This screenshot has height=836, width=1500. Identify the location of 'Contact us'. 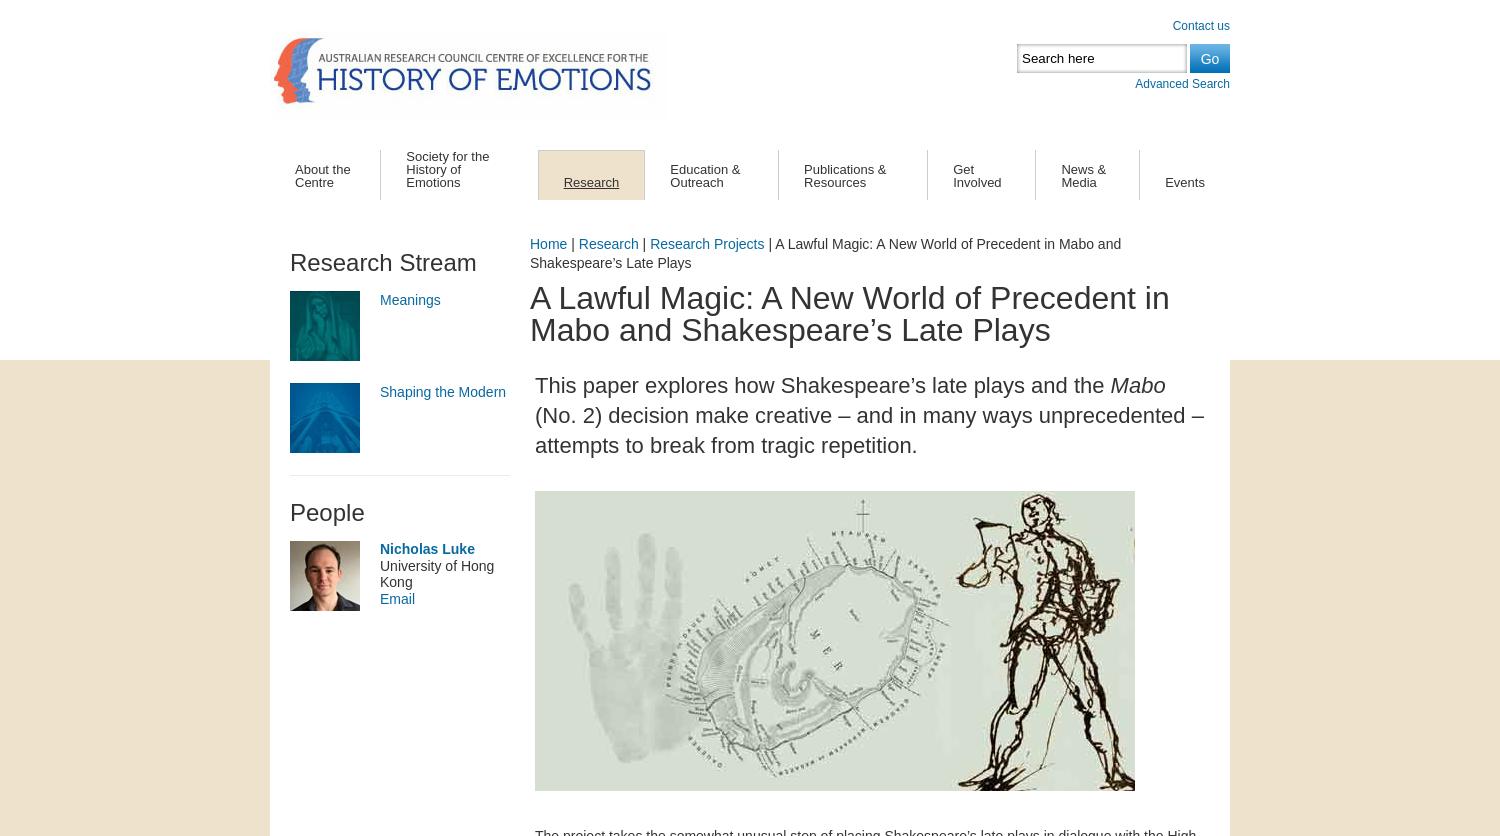
(1200, 25).